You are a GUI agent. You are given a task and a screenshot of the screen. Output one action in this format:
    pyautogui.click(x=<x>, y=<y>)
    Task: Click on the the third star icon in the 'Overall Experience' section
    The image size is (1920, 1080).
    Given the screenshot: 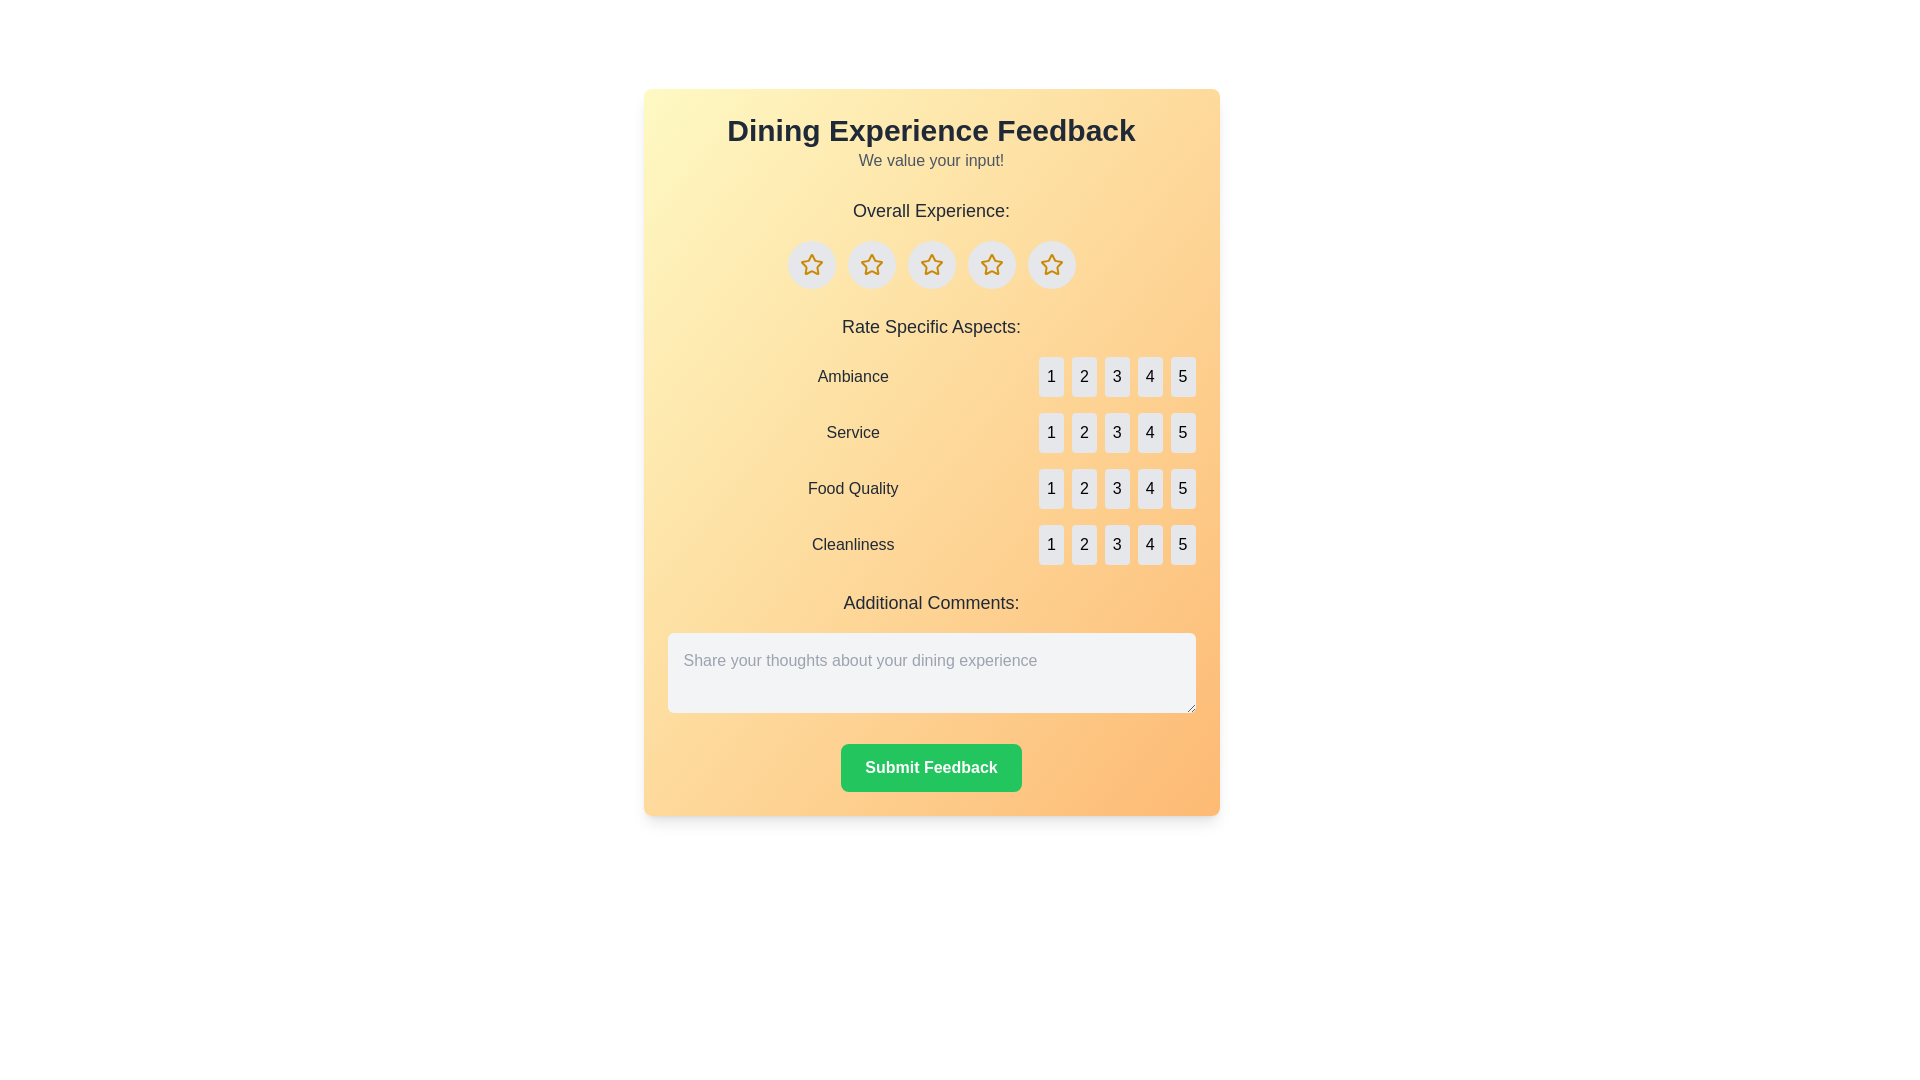 What is the action you would take?
    pyautogui.click(x=991, y=264)
    